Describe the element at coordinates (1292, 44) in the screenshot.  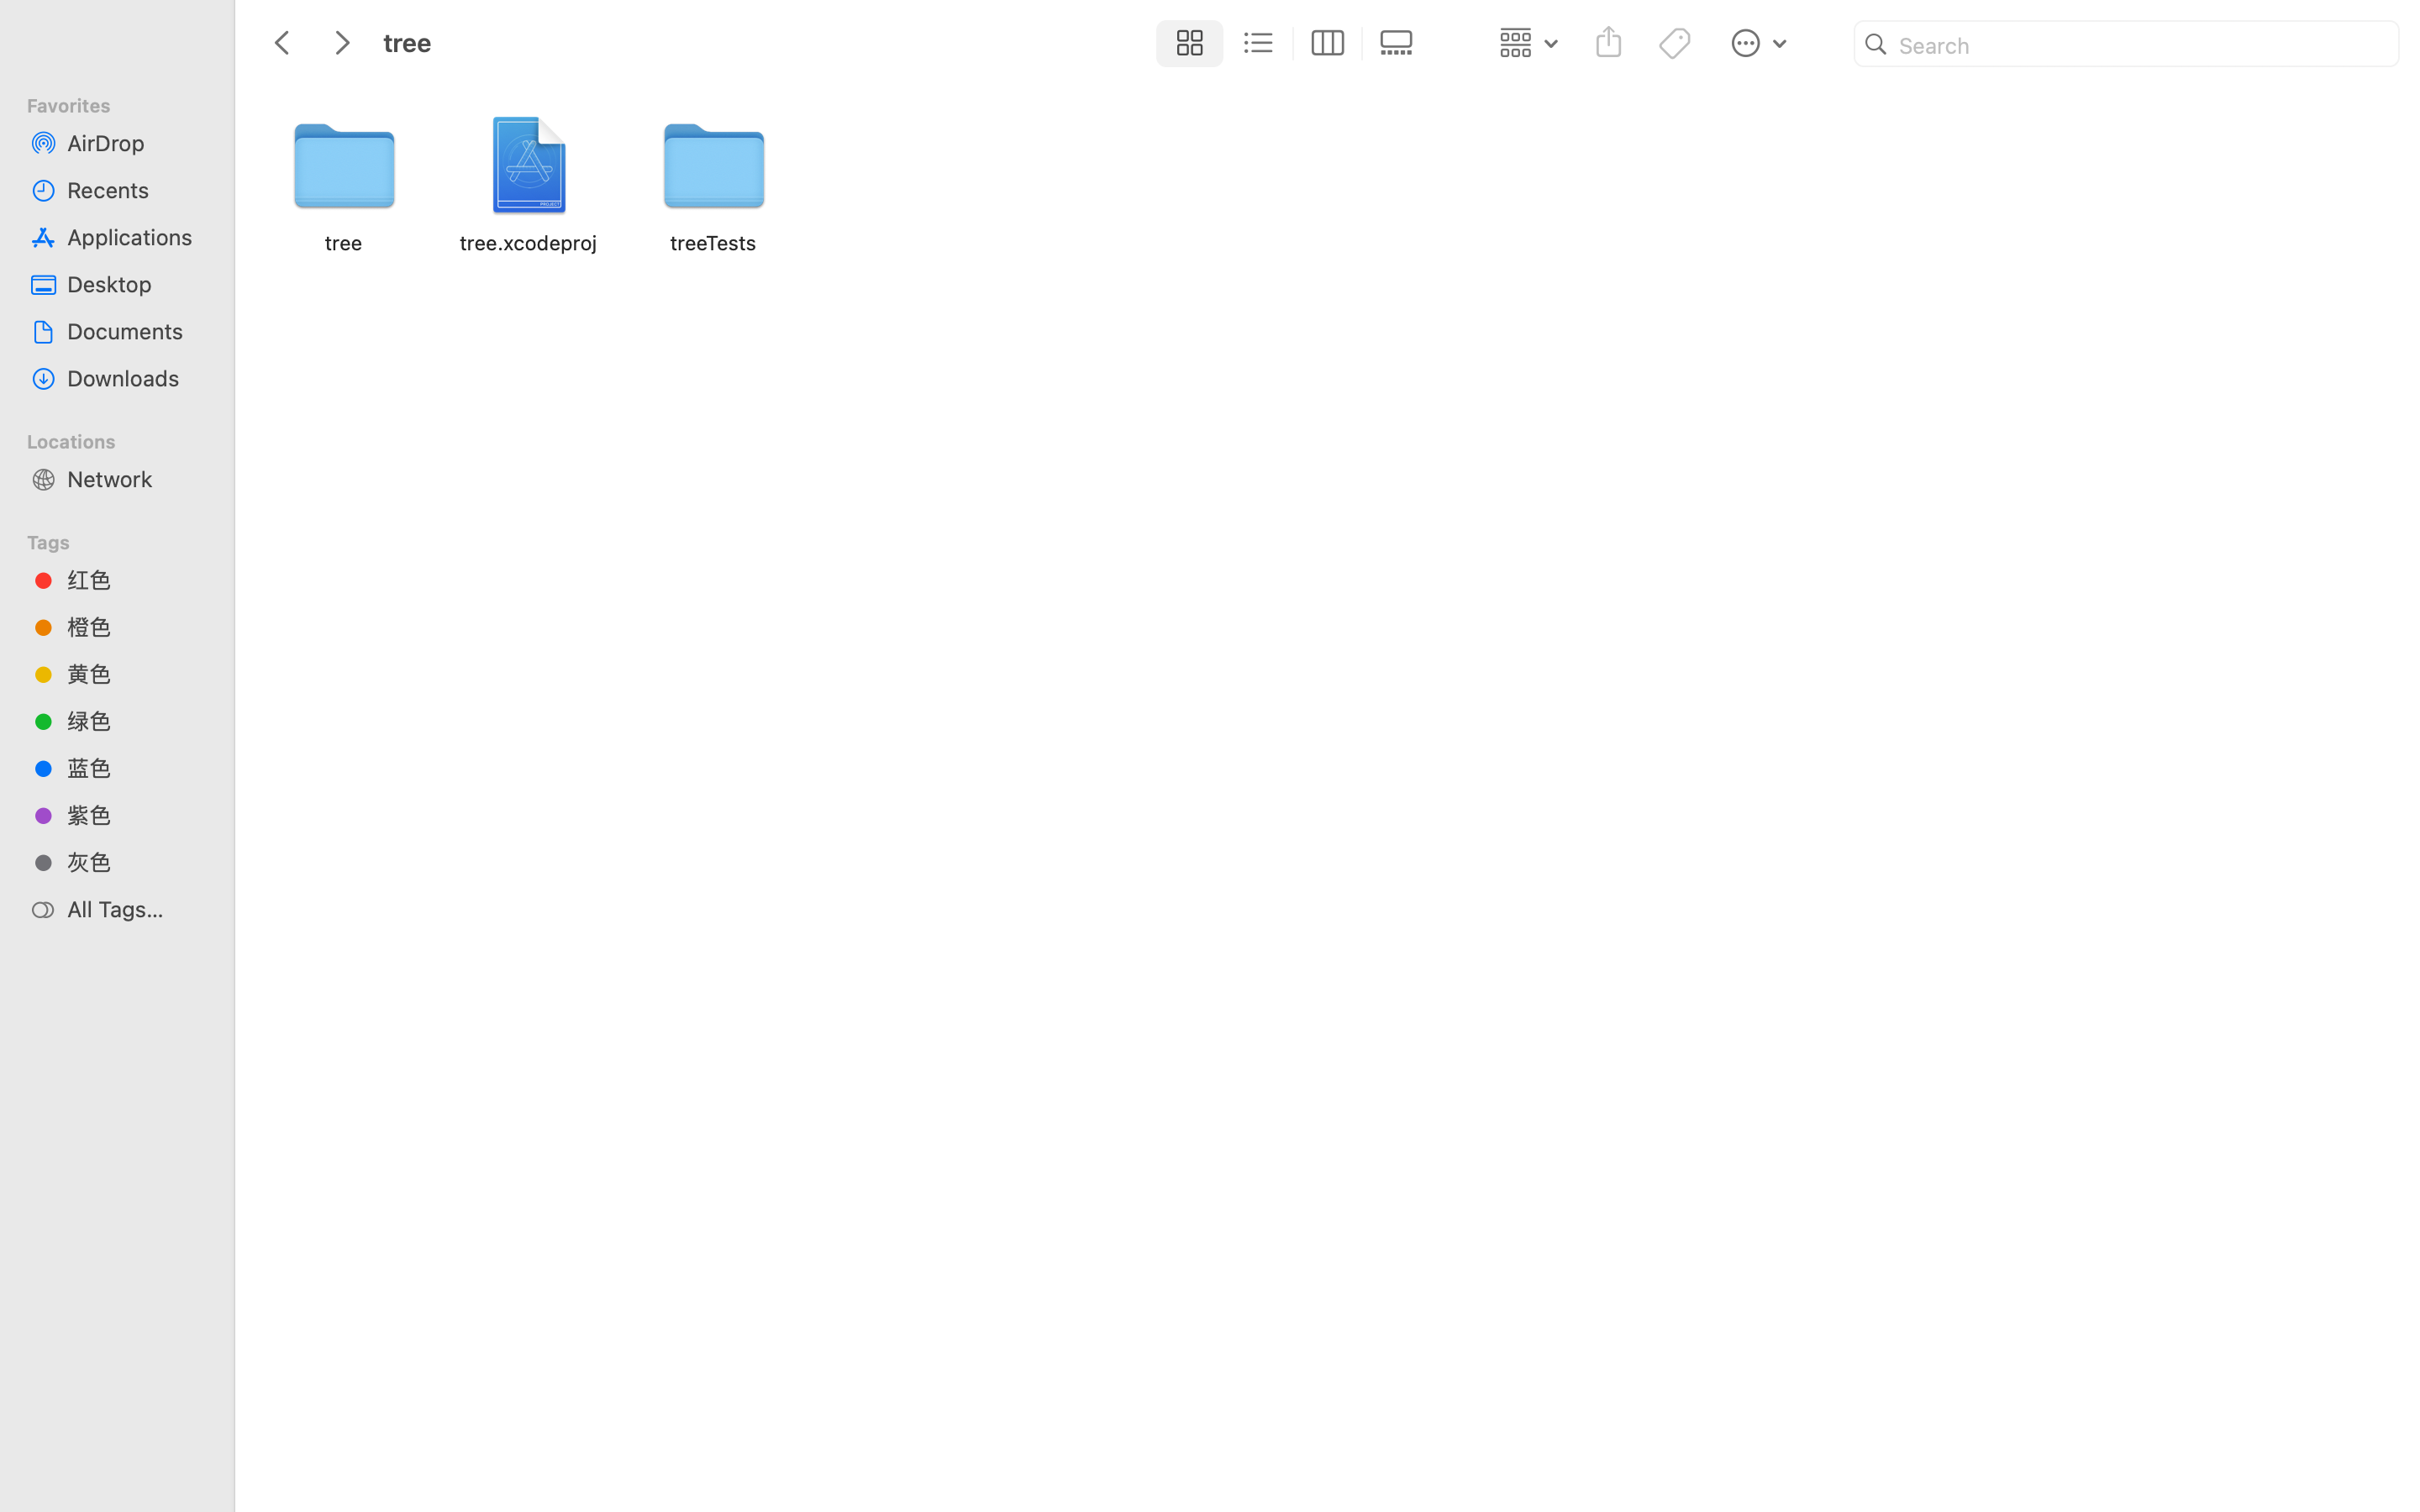
I see `'<AXUIElement 0x14da607b0> {pid=510}'` at that location.